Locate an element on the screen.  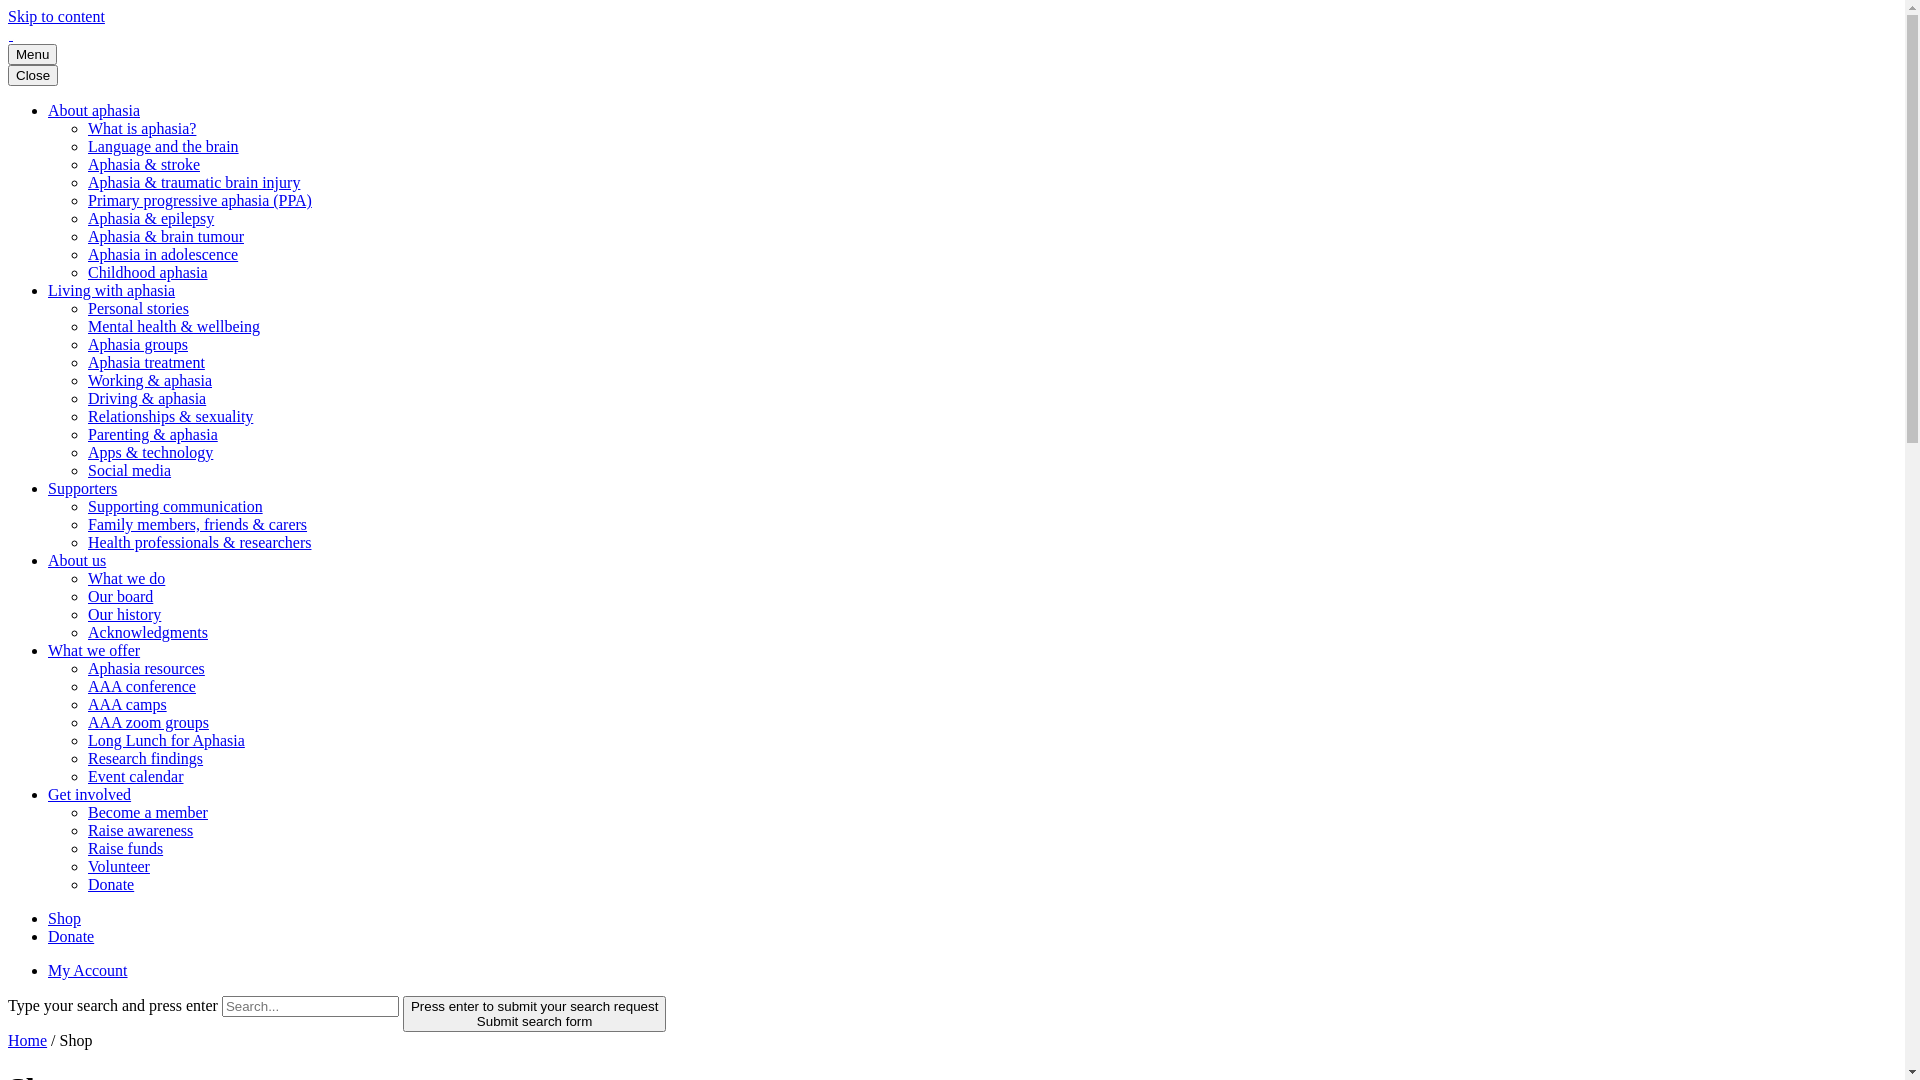
'Close' is located at coordinates (33, 74).